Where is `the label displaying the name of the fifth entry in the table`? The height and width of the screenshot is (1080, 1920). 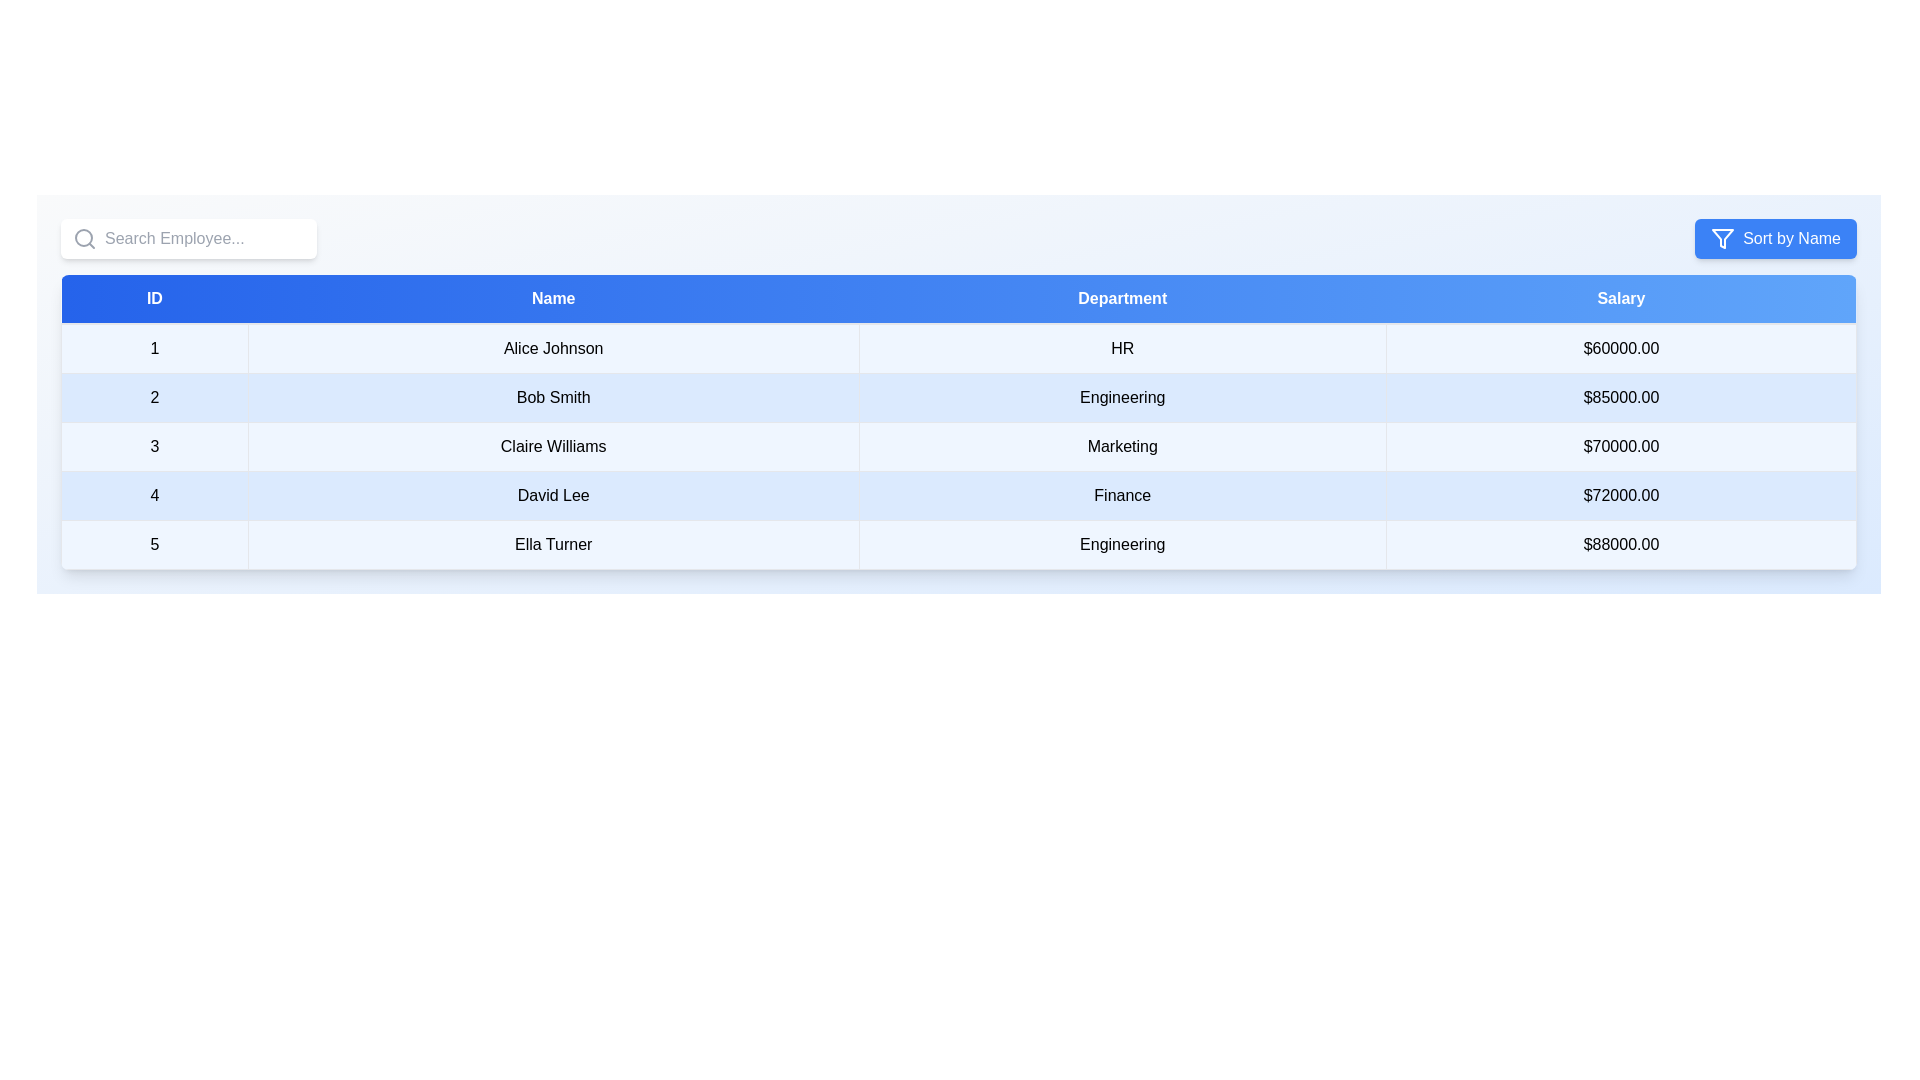
the label displaying the name of the fifth entry in the table is located at coordinates (553, 544).